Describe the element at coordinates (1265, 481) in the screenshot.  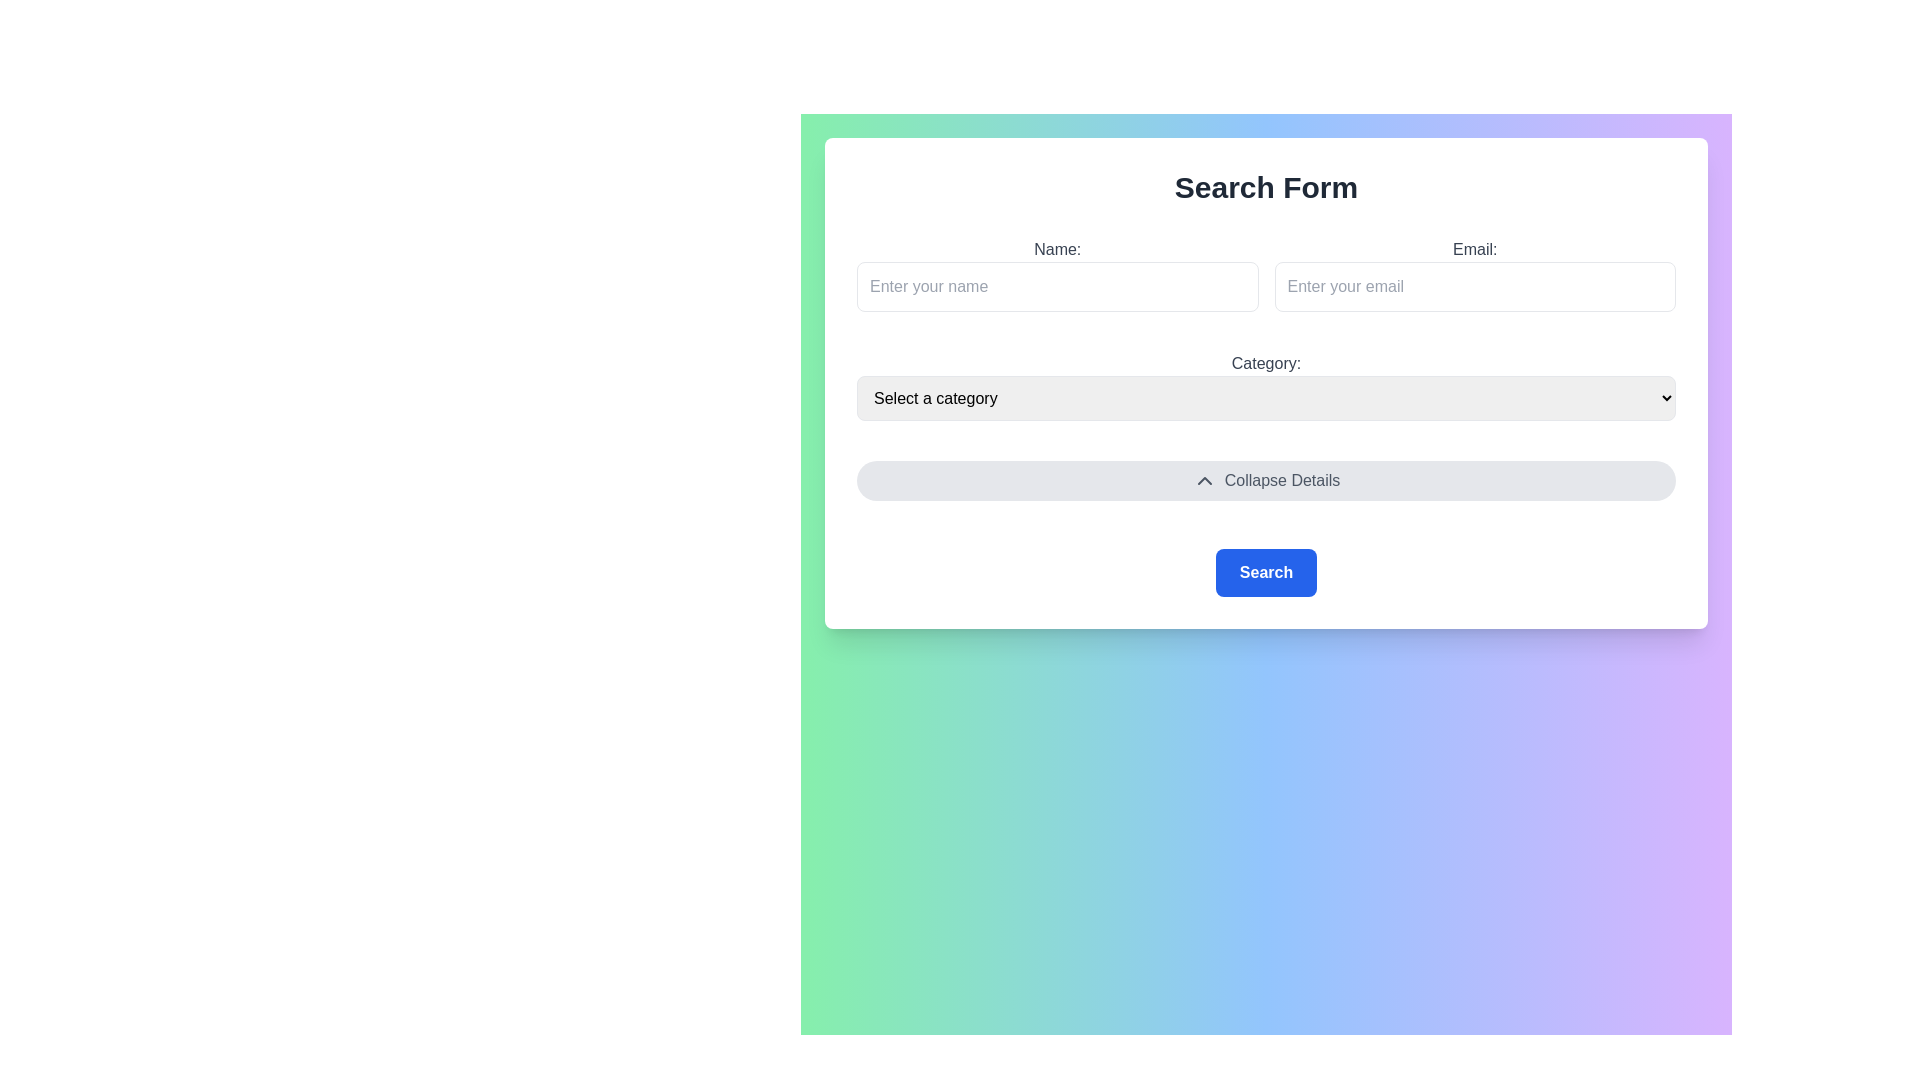
I see `the 'Collapse Details' button, which is a light gray rounded rectangle with a downward pointing arrow icon, located horizontally centered between the 'Category' dropdown and the 'Search' button` at that location.